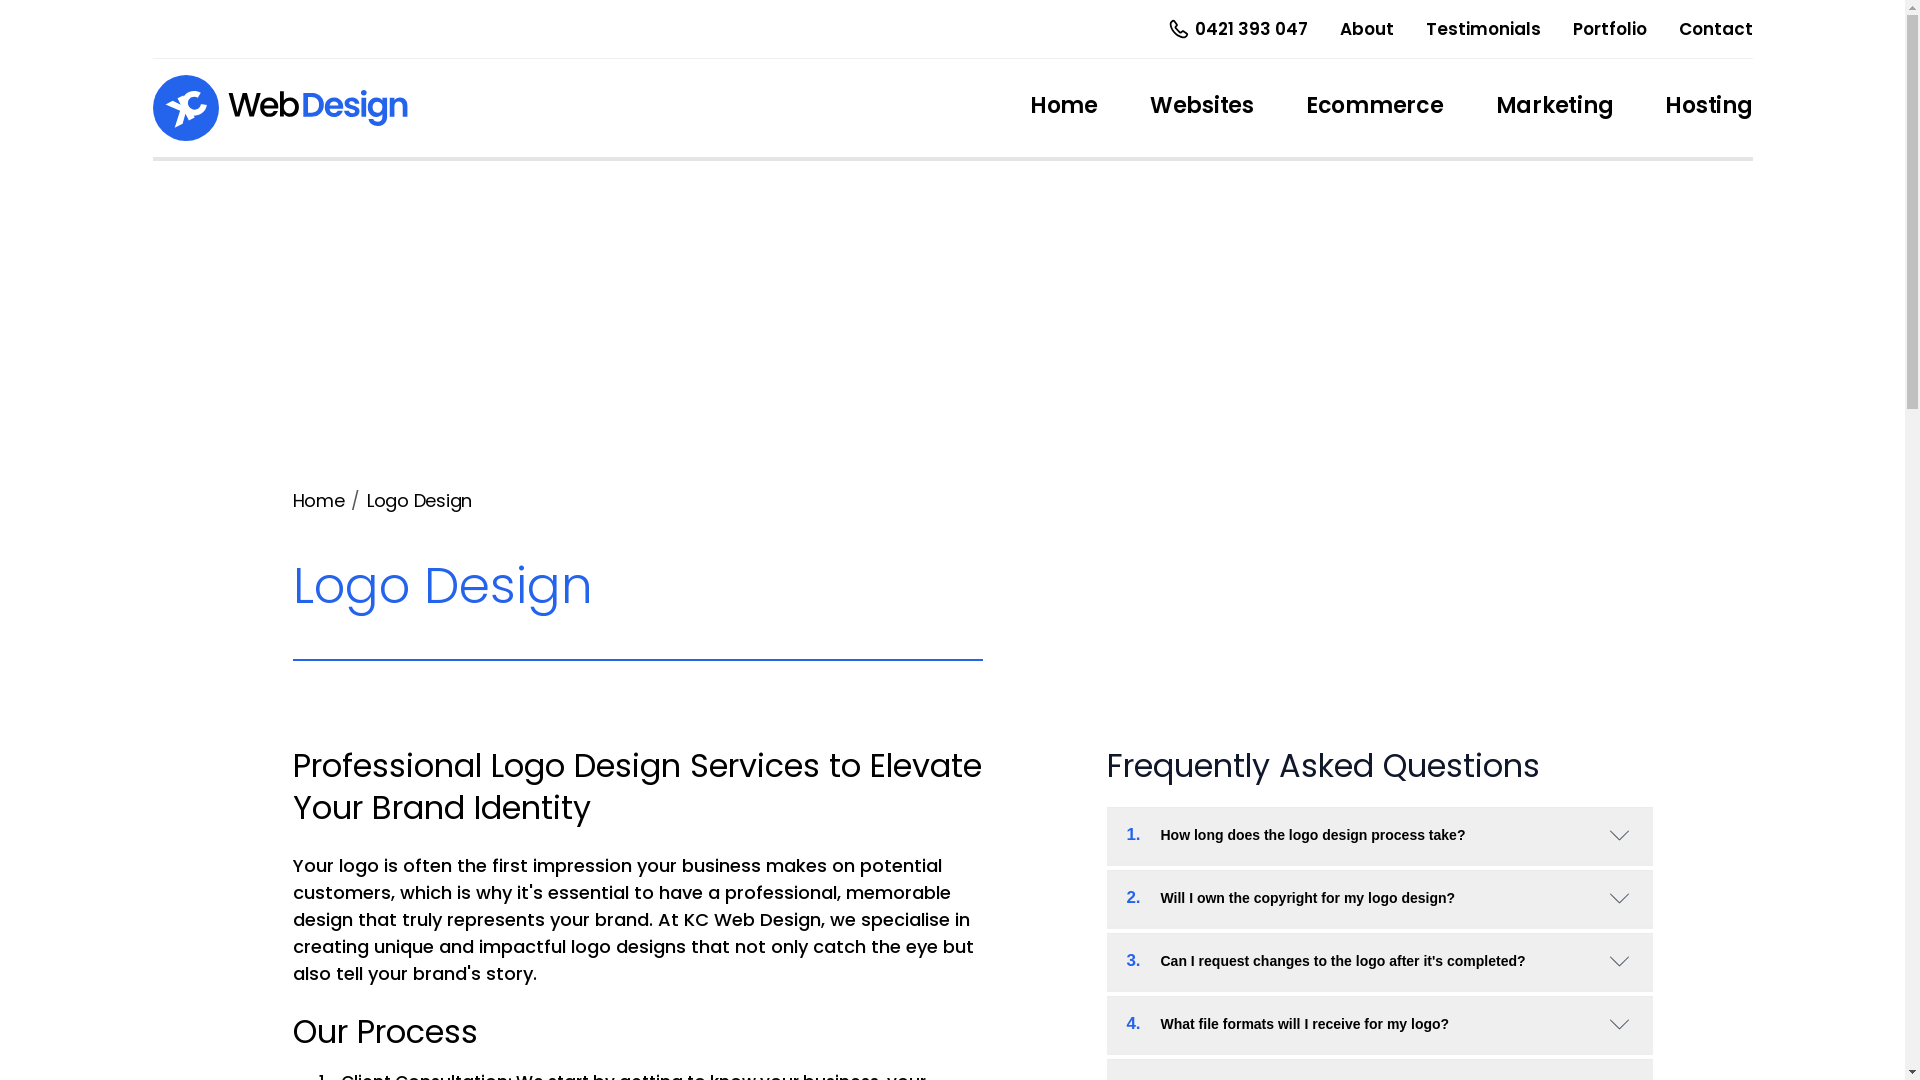 The height and width of the screenshot is (1080, 1920). I want to click on 'About', so click(1366, 28).